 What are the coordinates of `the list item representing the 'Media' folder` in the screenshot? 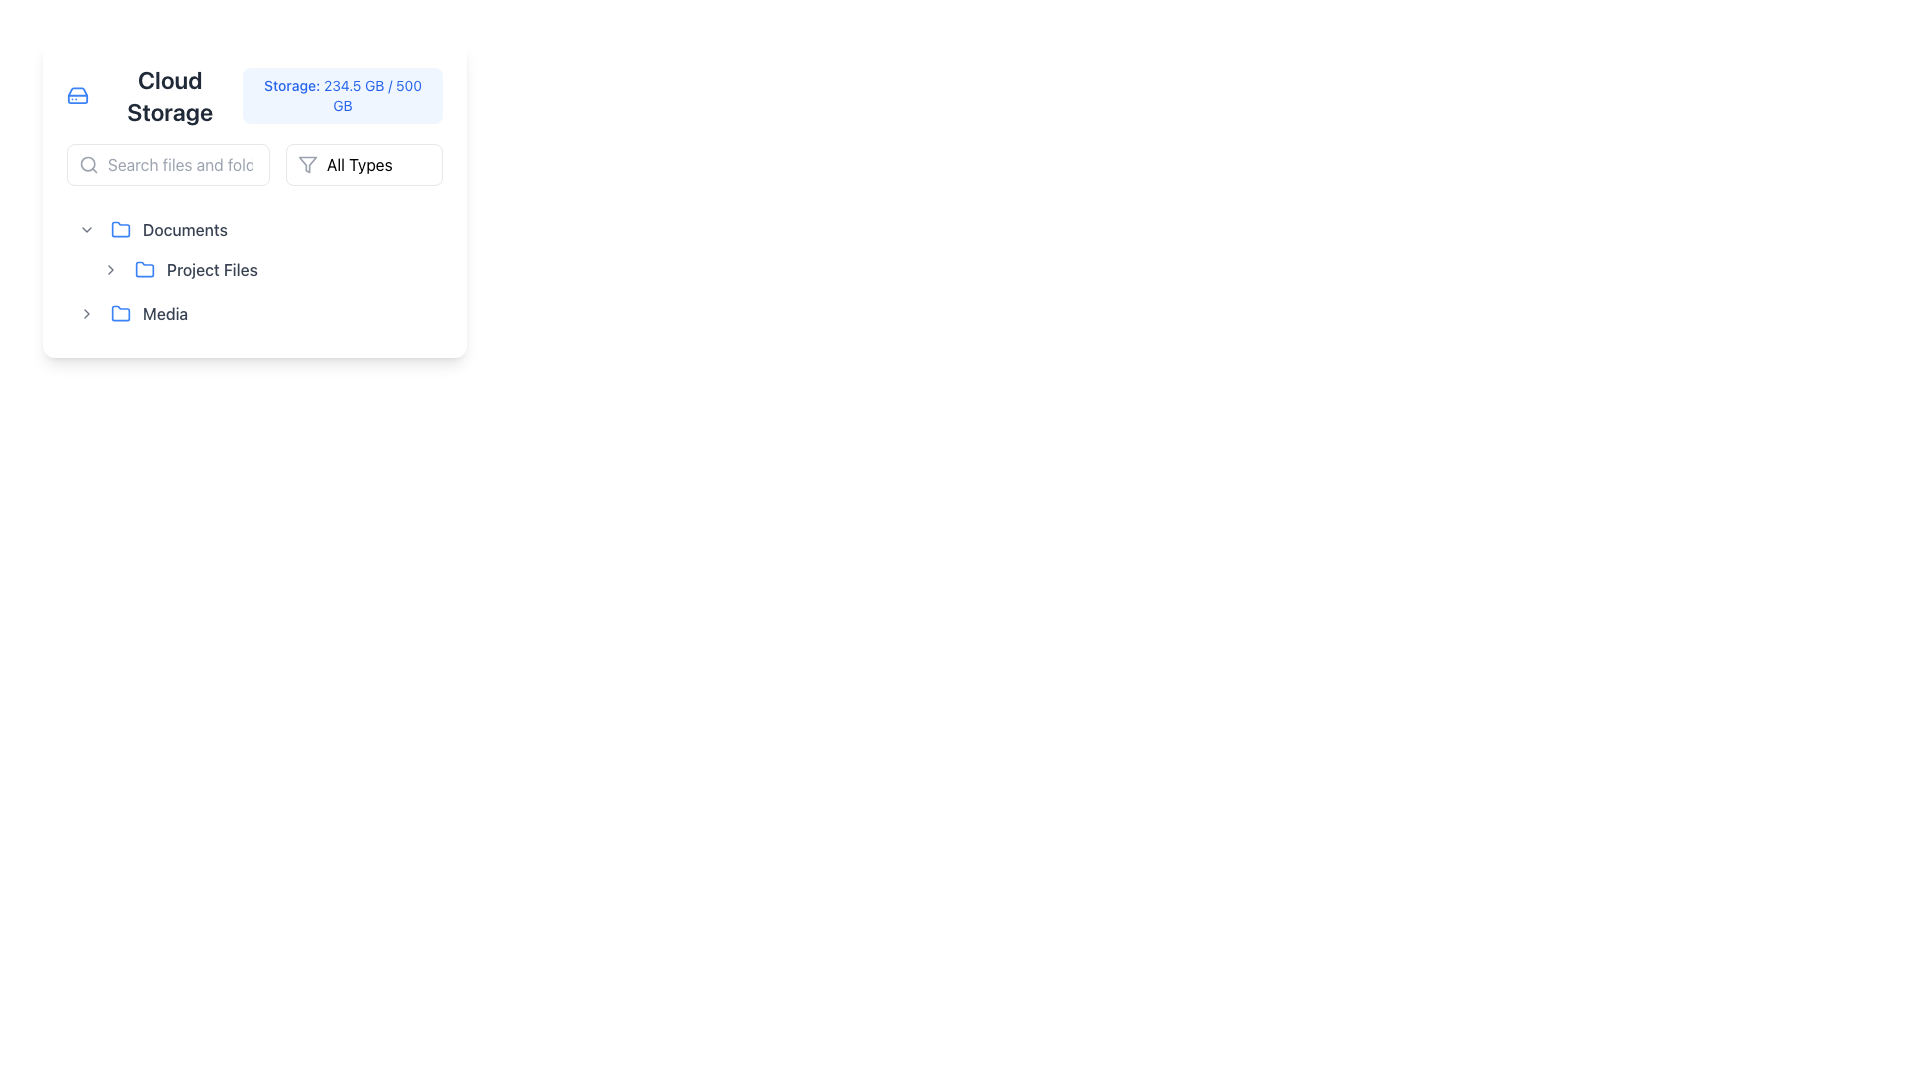 It's located at (177, 313).